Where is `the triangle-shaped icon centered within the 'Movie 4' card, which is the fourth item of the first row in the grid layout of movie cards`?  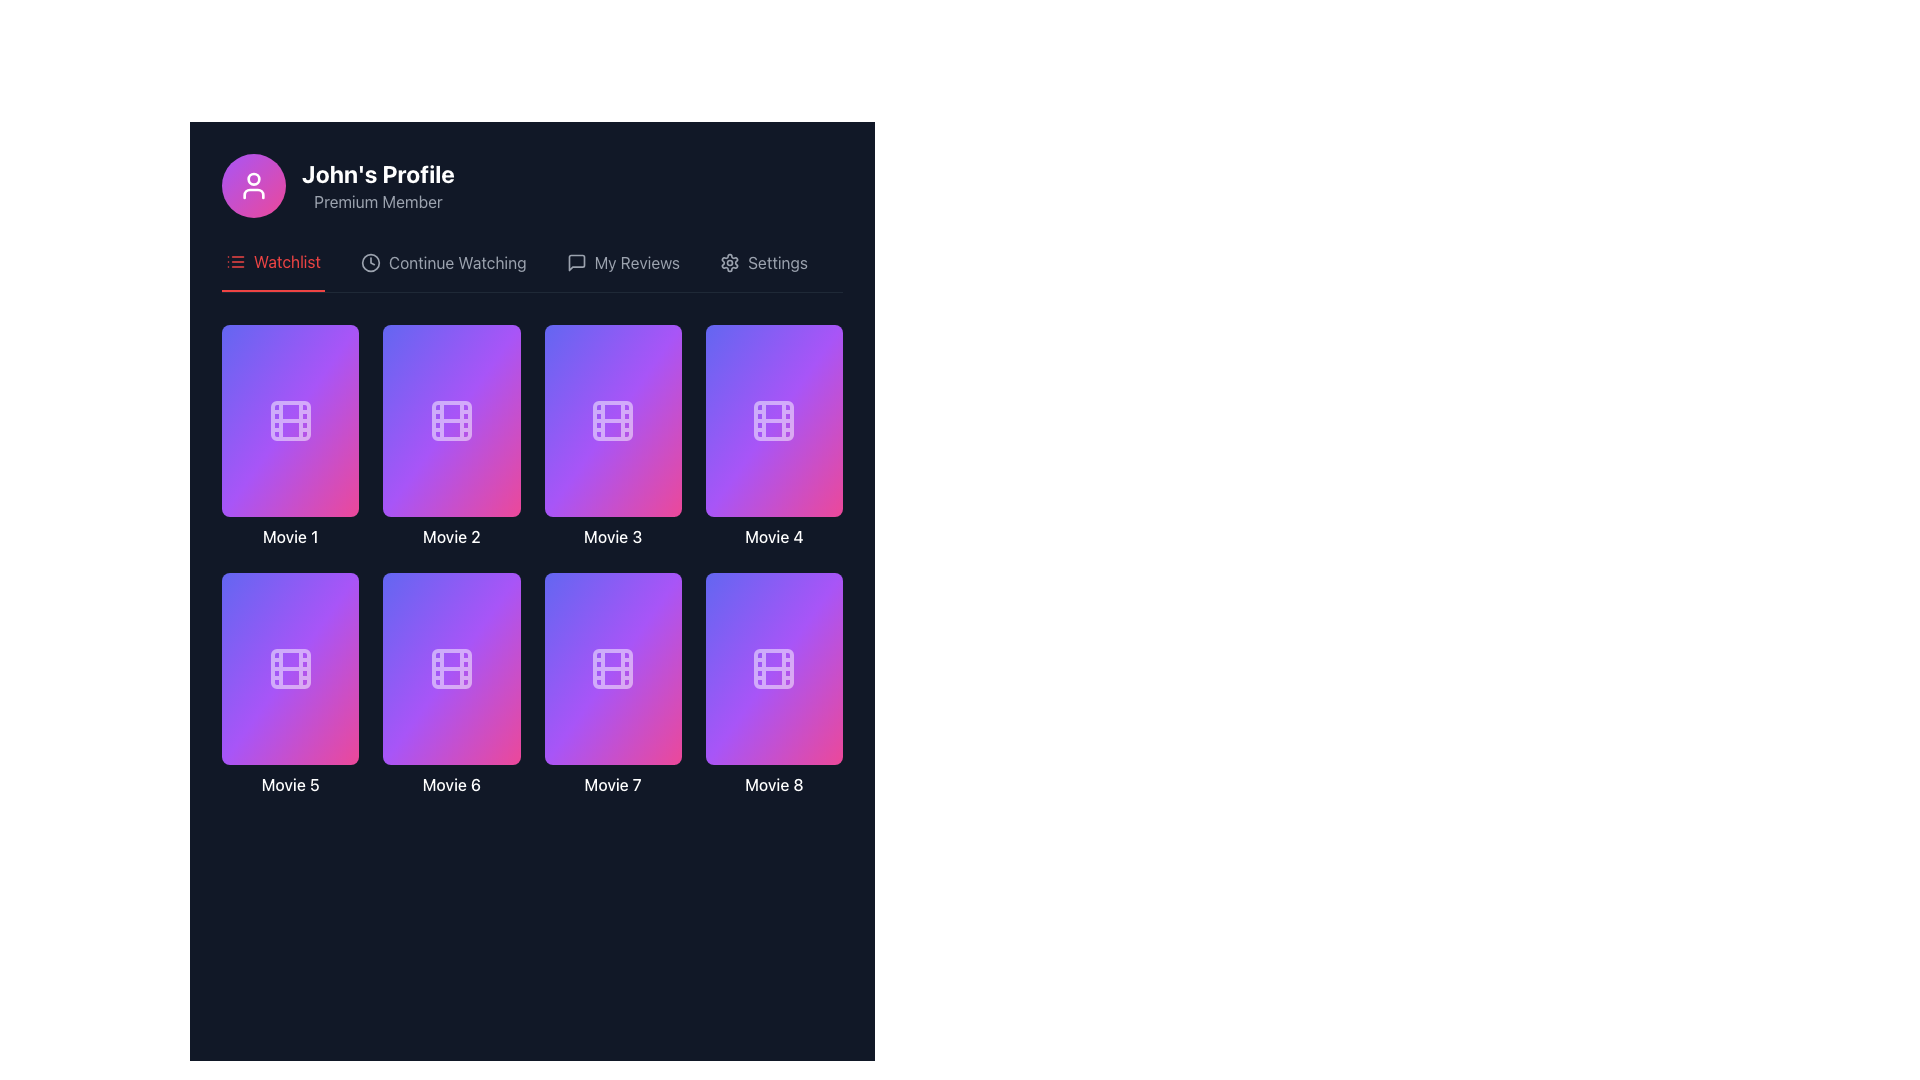 the triangle-shaped icon centered within the 'Movie 4' card, which is the fourth item of the first row in the grid layout of movie cards is located at coordinates (774, 410).